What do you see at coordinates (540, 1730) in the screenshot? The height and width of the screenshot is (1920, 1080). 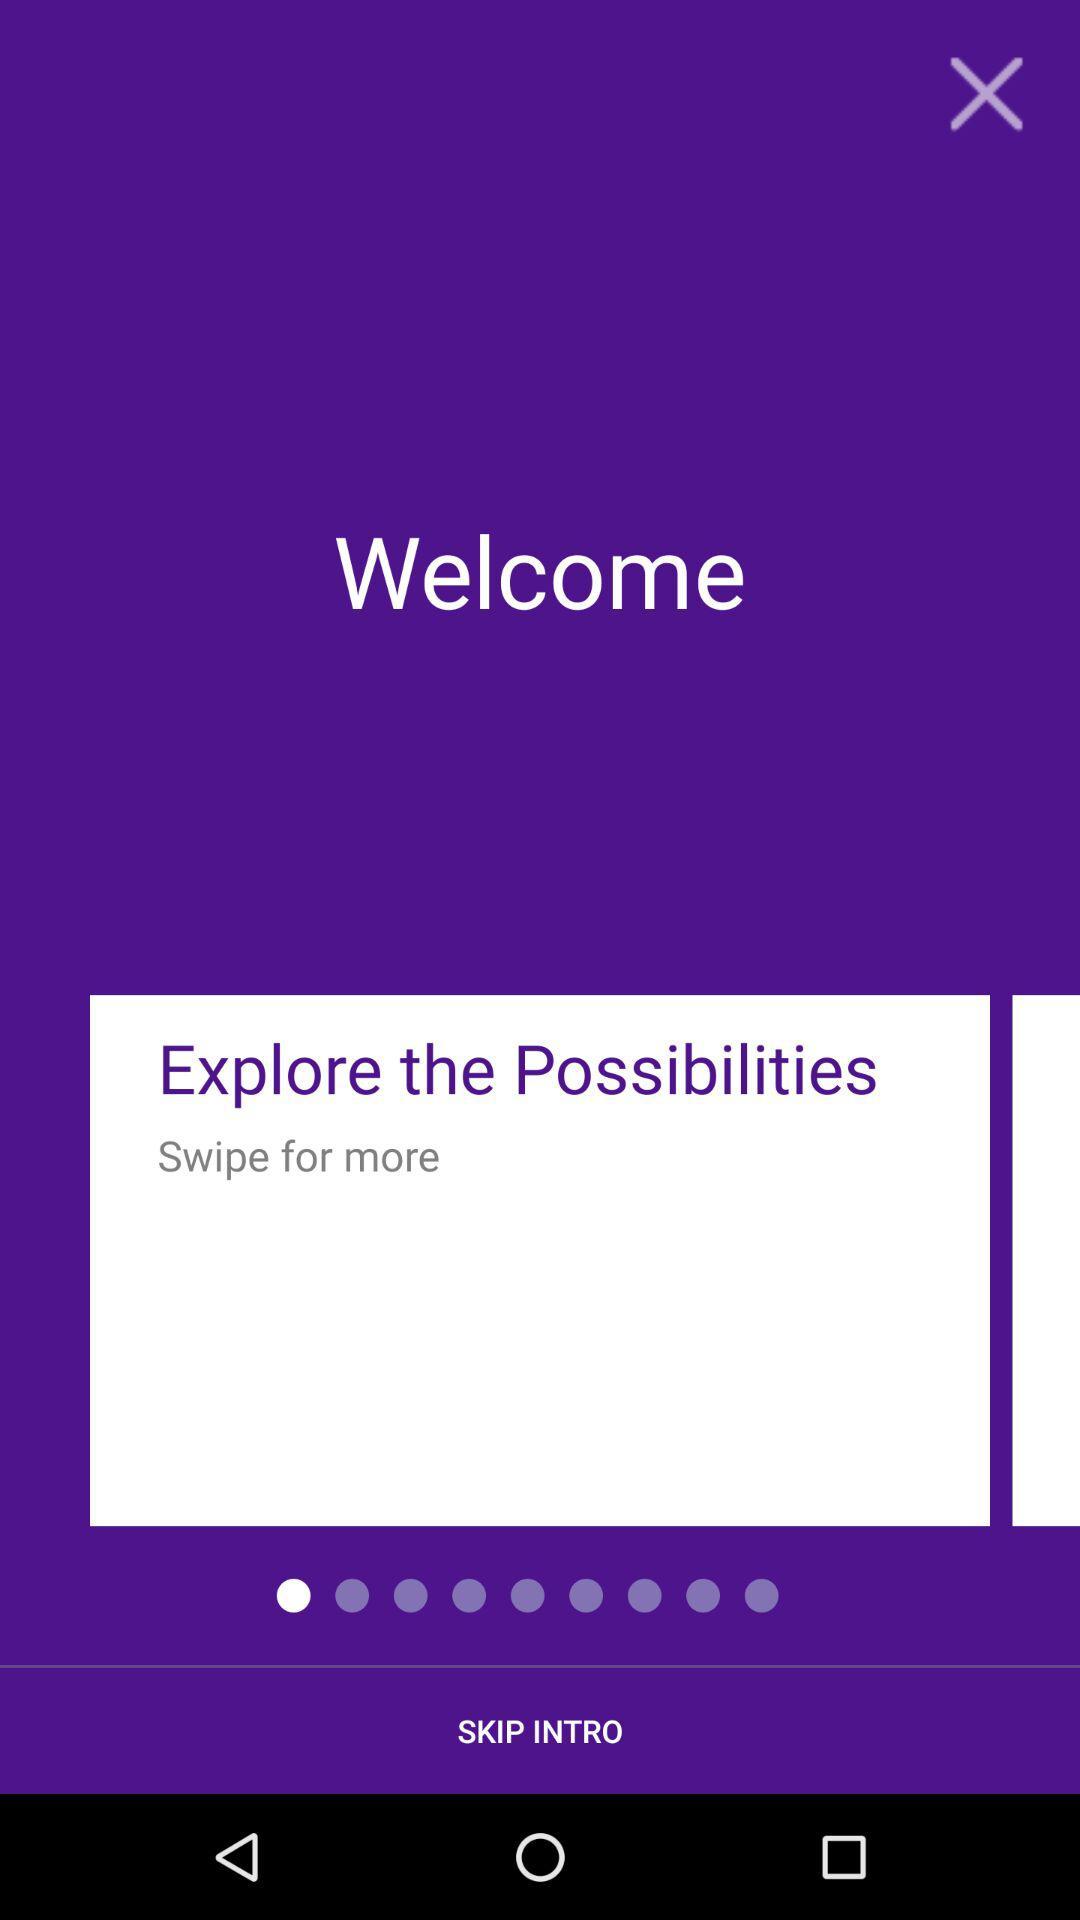 I see `the skip intro icon` at bounding box center [540, 1730].